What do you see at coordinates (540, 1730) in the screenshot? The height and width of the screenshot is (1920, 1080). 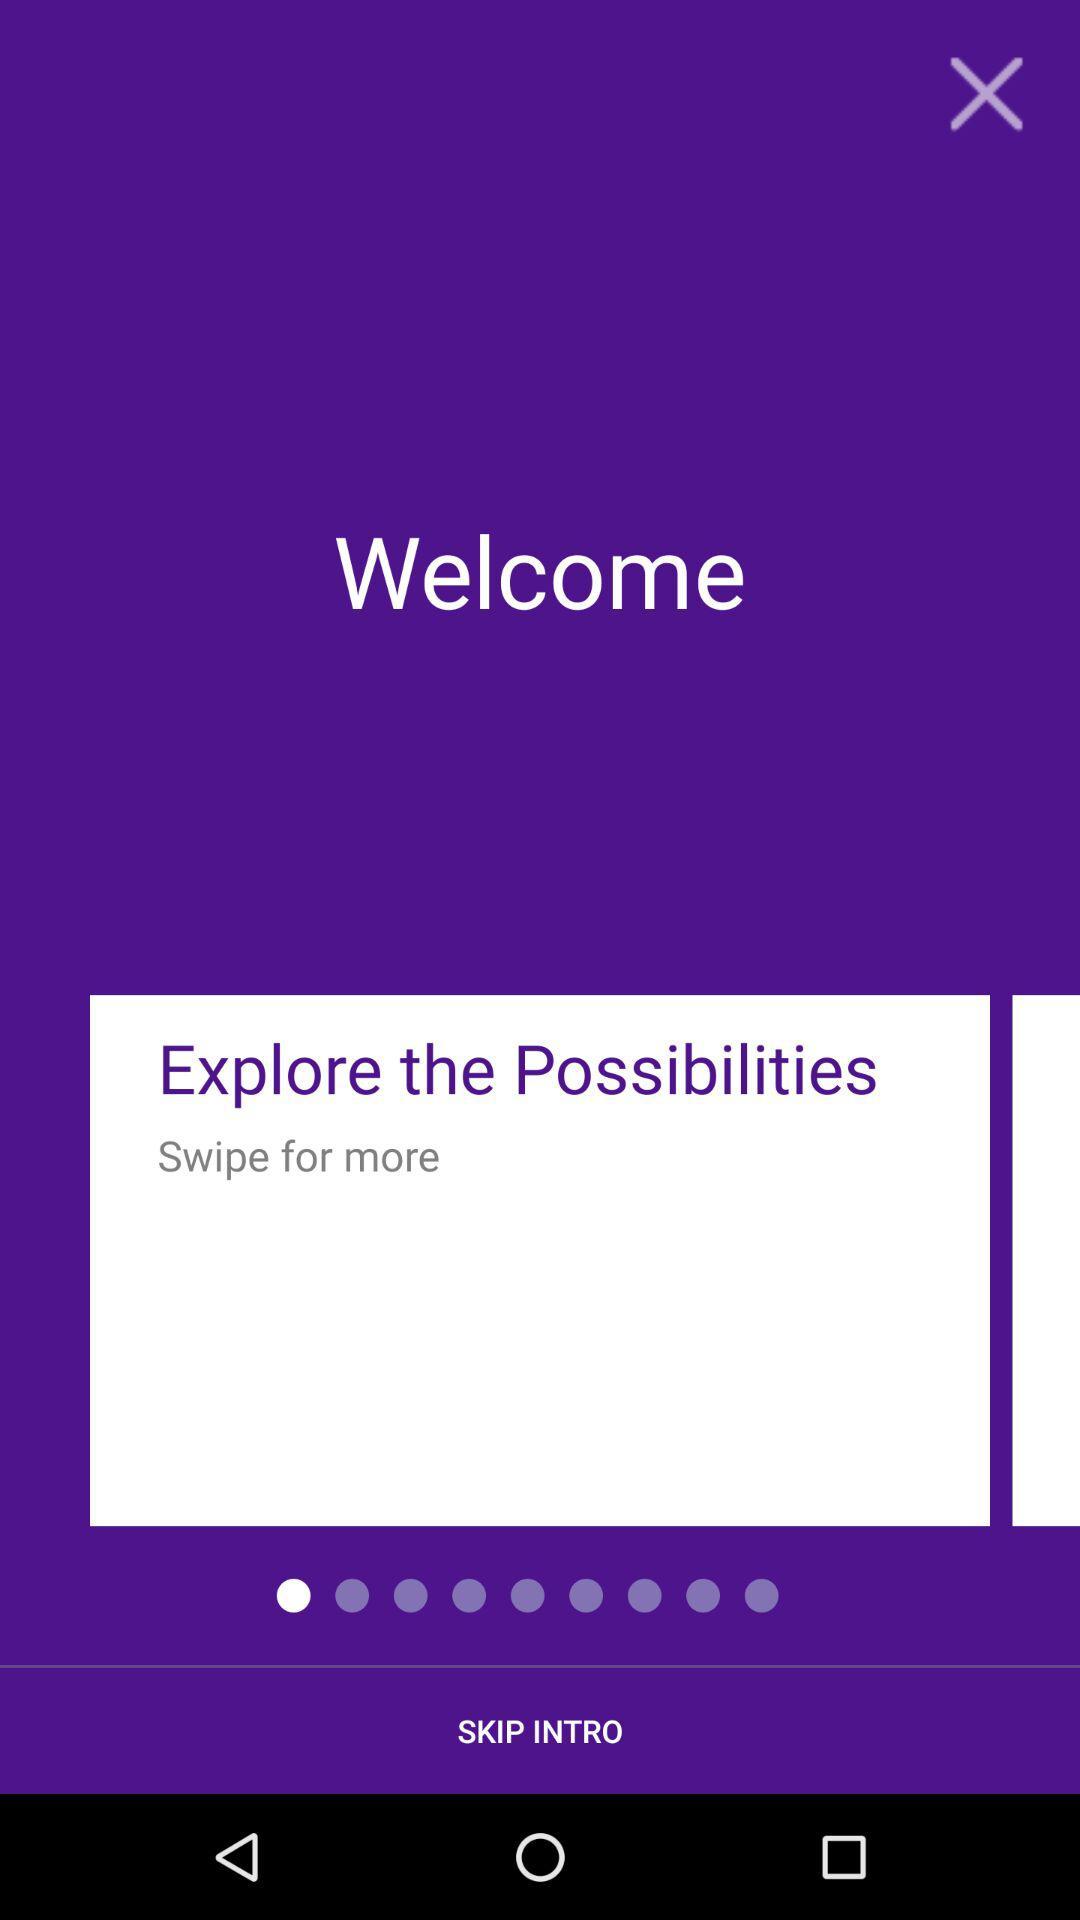 I see `the skip intro icon` at bounding box center [540, 1730].